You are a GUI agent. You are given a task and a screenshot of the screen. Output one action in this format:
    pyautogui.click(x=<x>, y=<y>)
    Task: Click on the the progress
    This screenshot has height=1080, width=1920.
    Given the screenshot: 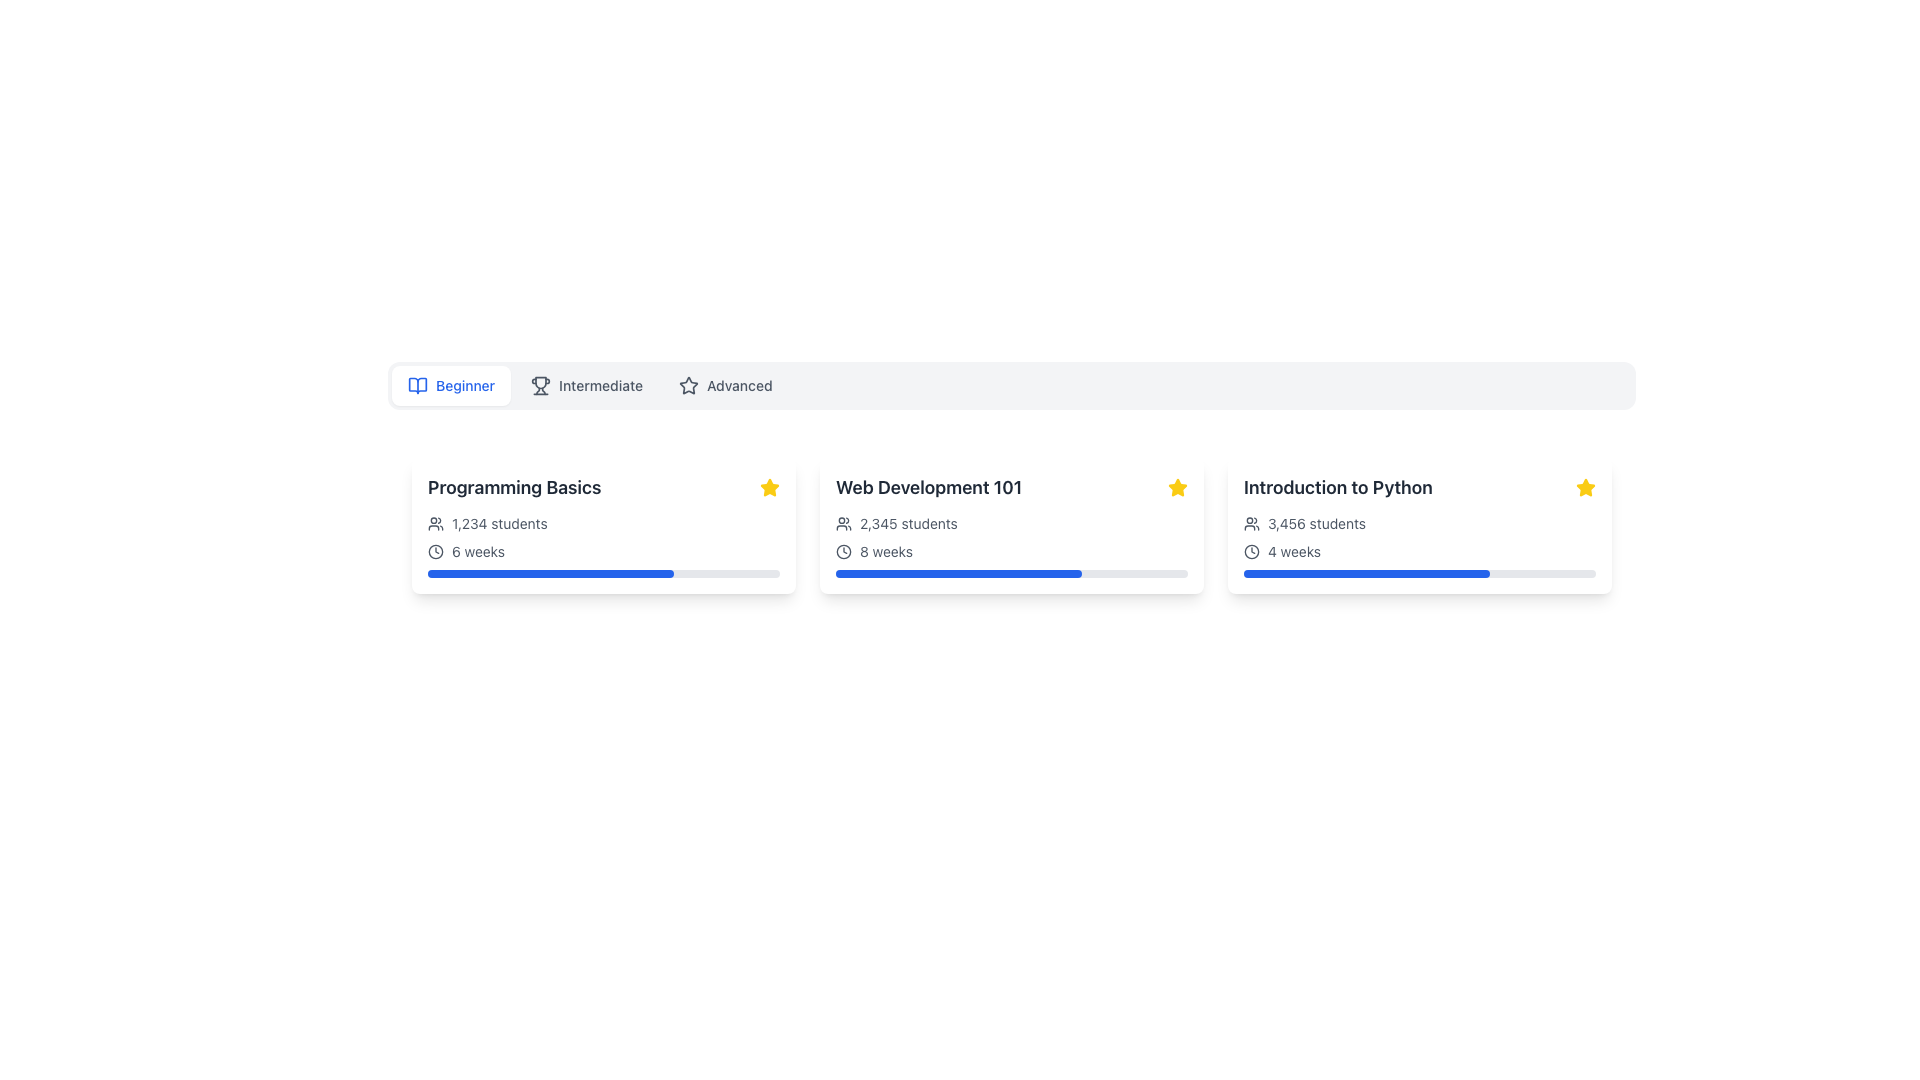 What is the action you would take?
    pyautogui.click(x=649, y=574)
    